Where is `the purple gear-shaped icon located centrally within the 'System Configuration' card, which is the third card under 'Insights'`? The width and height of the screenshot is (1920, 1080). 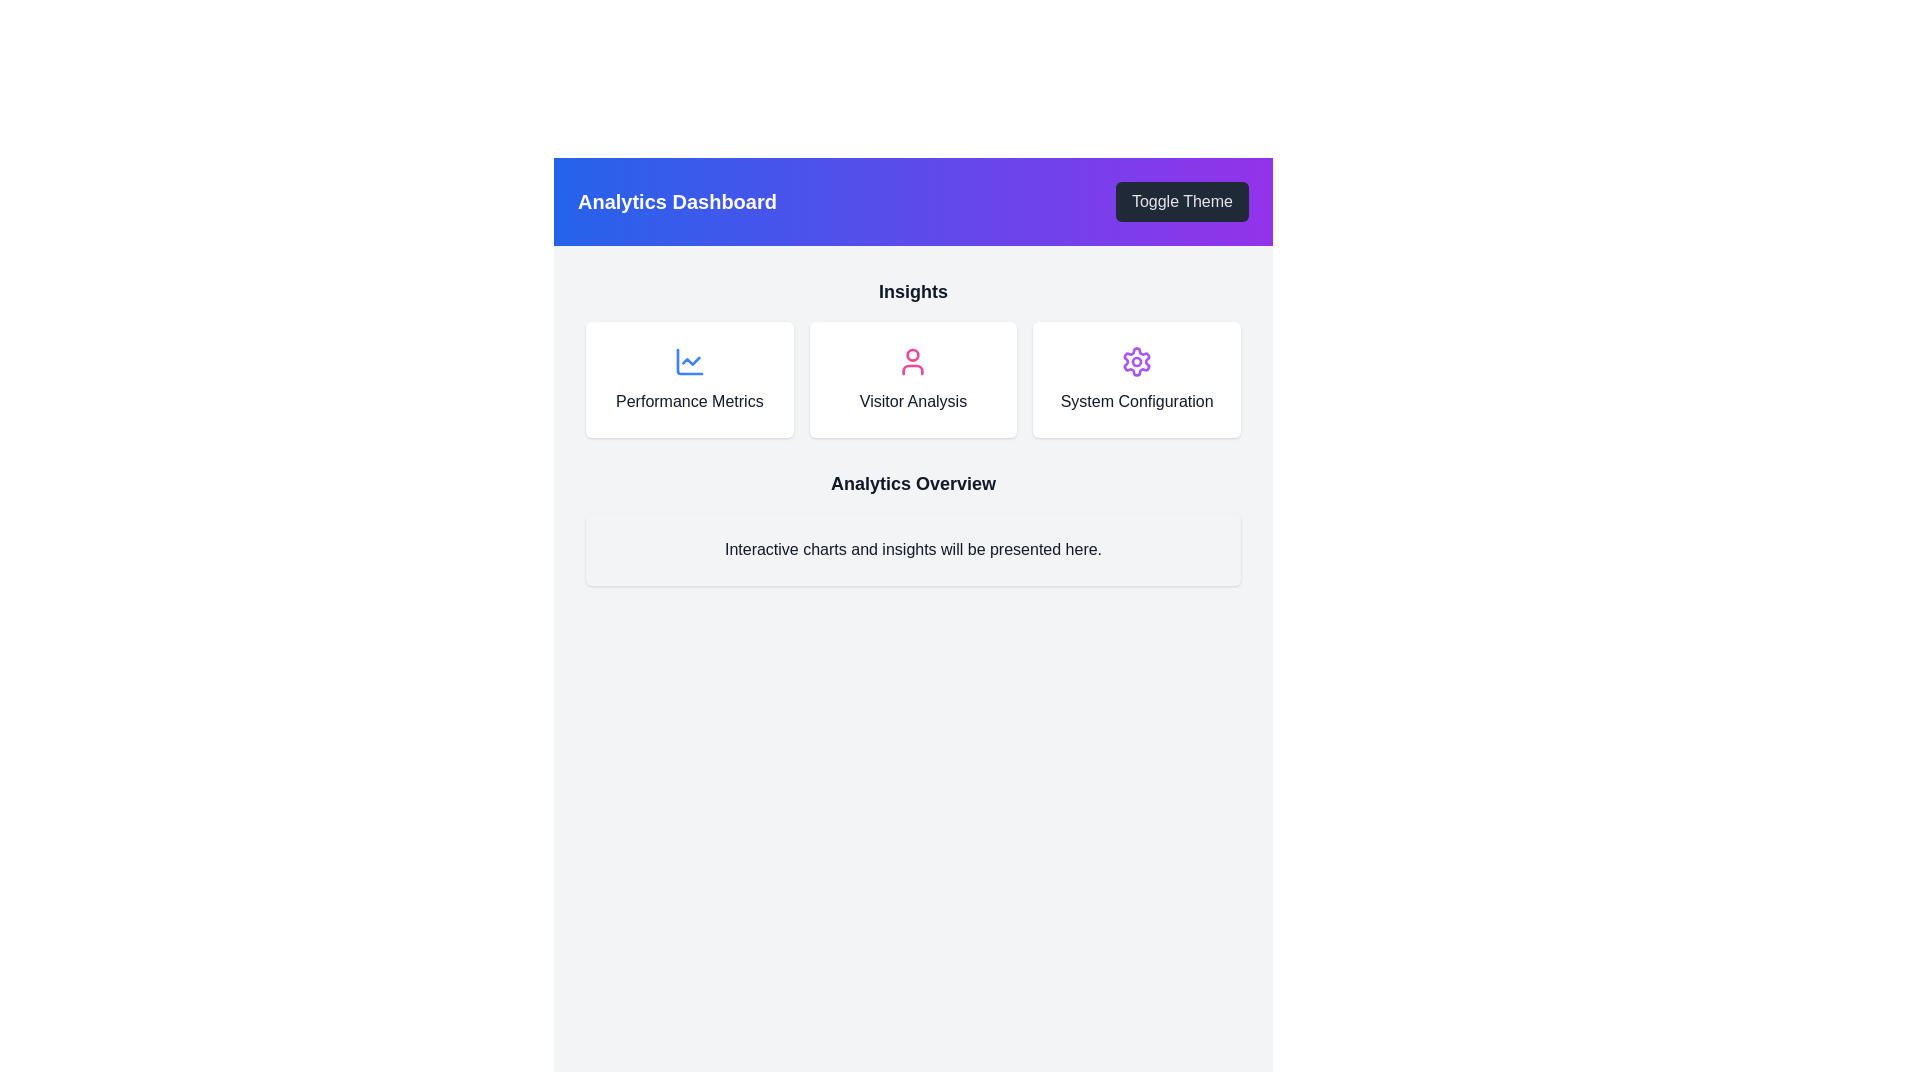 the purple gear-shaped icon located centrally within the 'System Configuration' card, which is the third card under 'Insights' is located at coordinates (1137, 362).